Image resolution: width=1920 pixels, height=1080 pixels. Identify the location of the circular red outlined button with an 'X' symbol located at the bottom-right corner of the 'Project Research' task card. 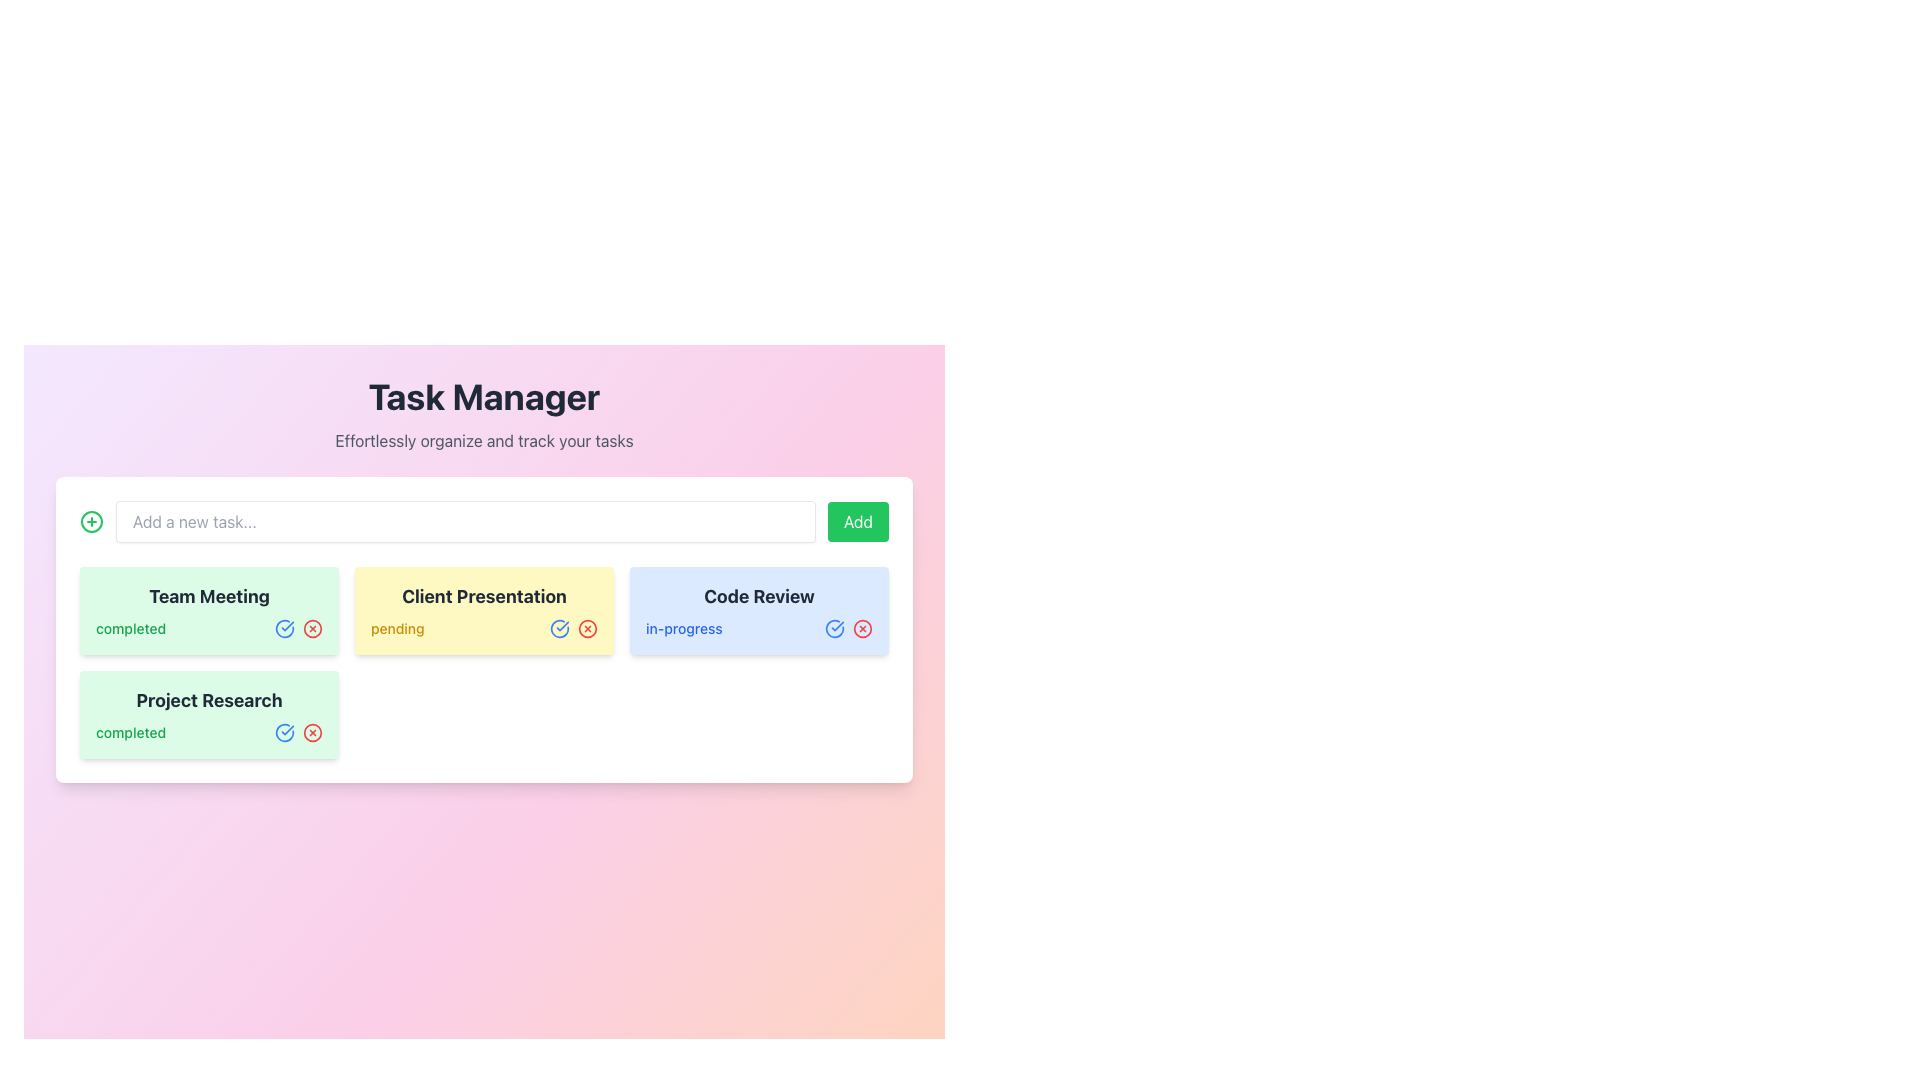
(311, 732).